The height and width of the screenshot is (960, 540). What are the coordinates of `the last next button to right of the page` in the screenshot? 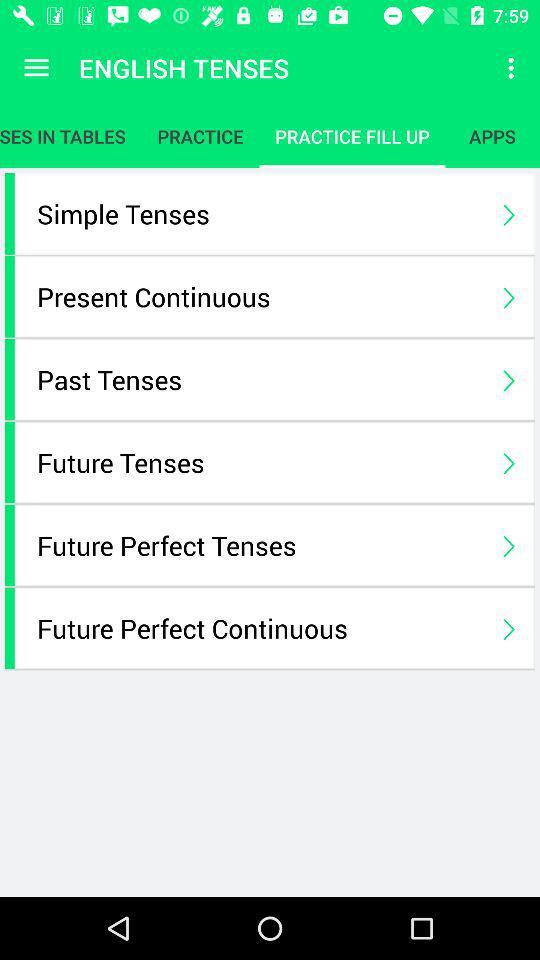 It's located at (508, 627).